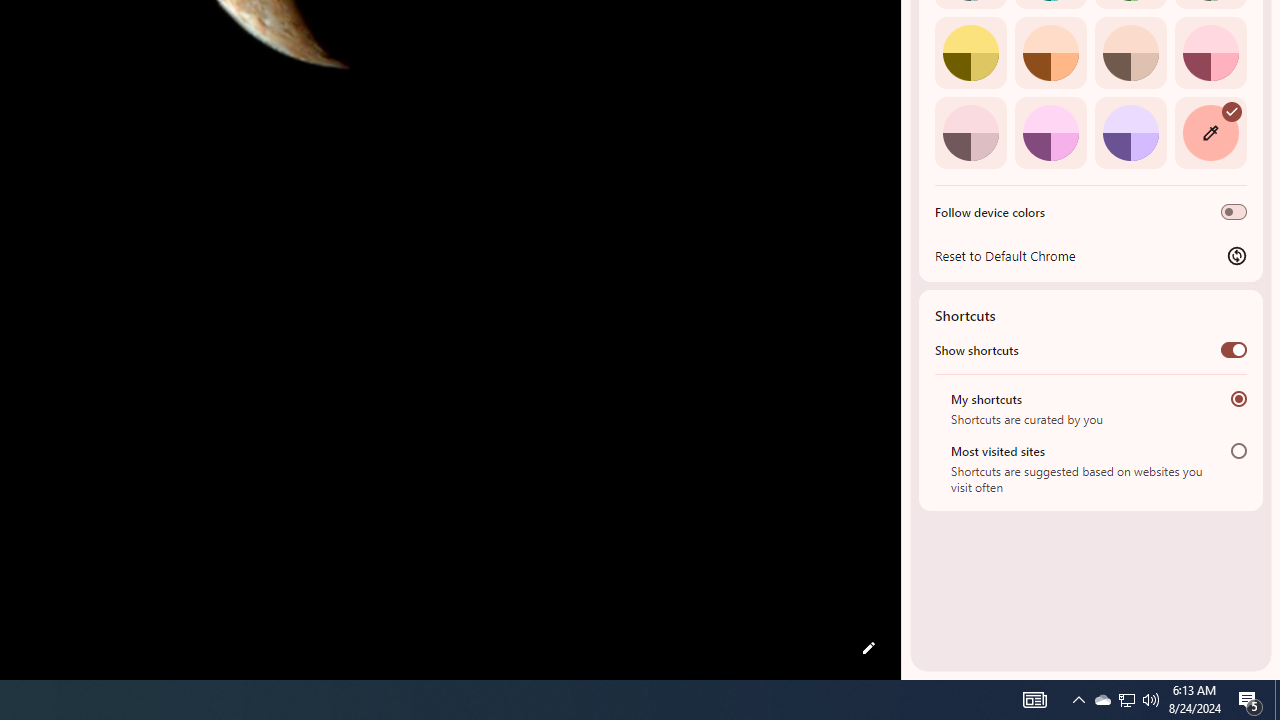 Image resolution: width=1280 pixels, height=720 pixels. I want to click on 'My shortcuts', so click(1238, 398).